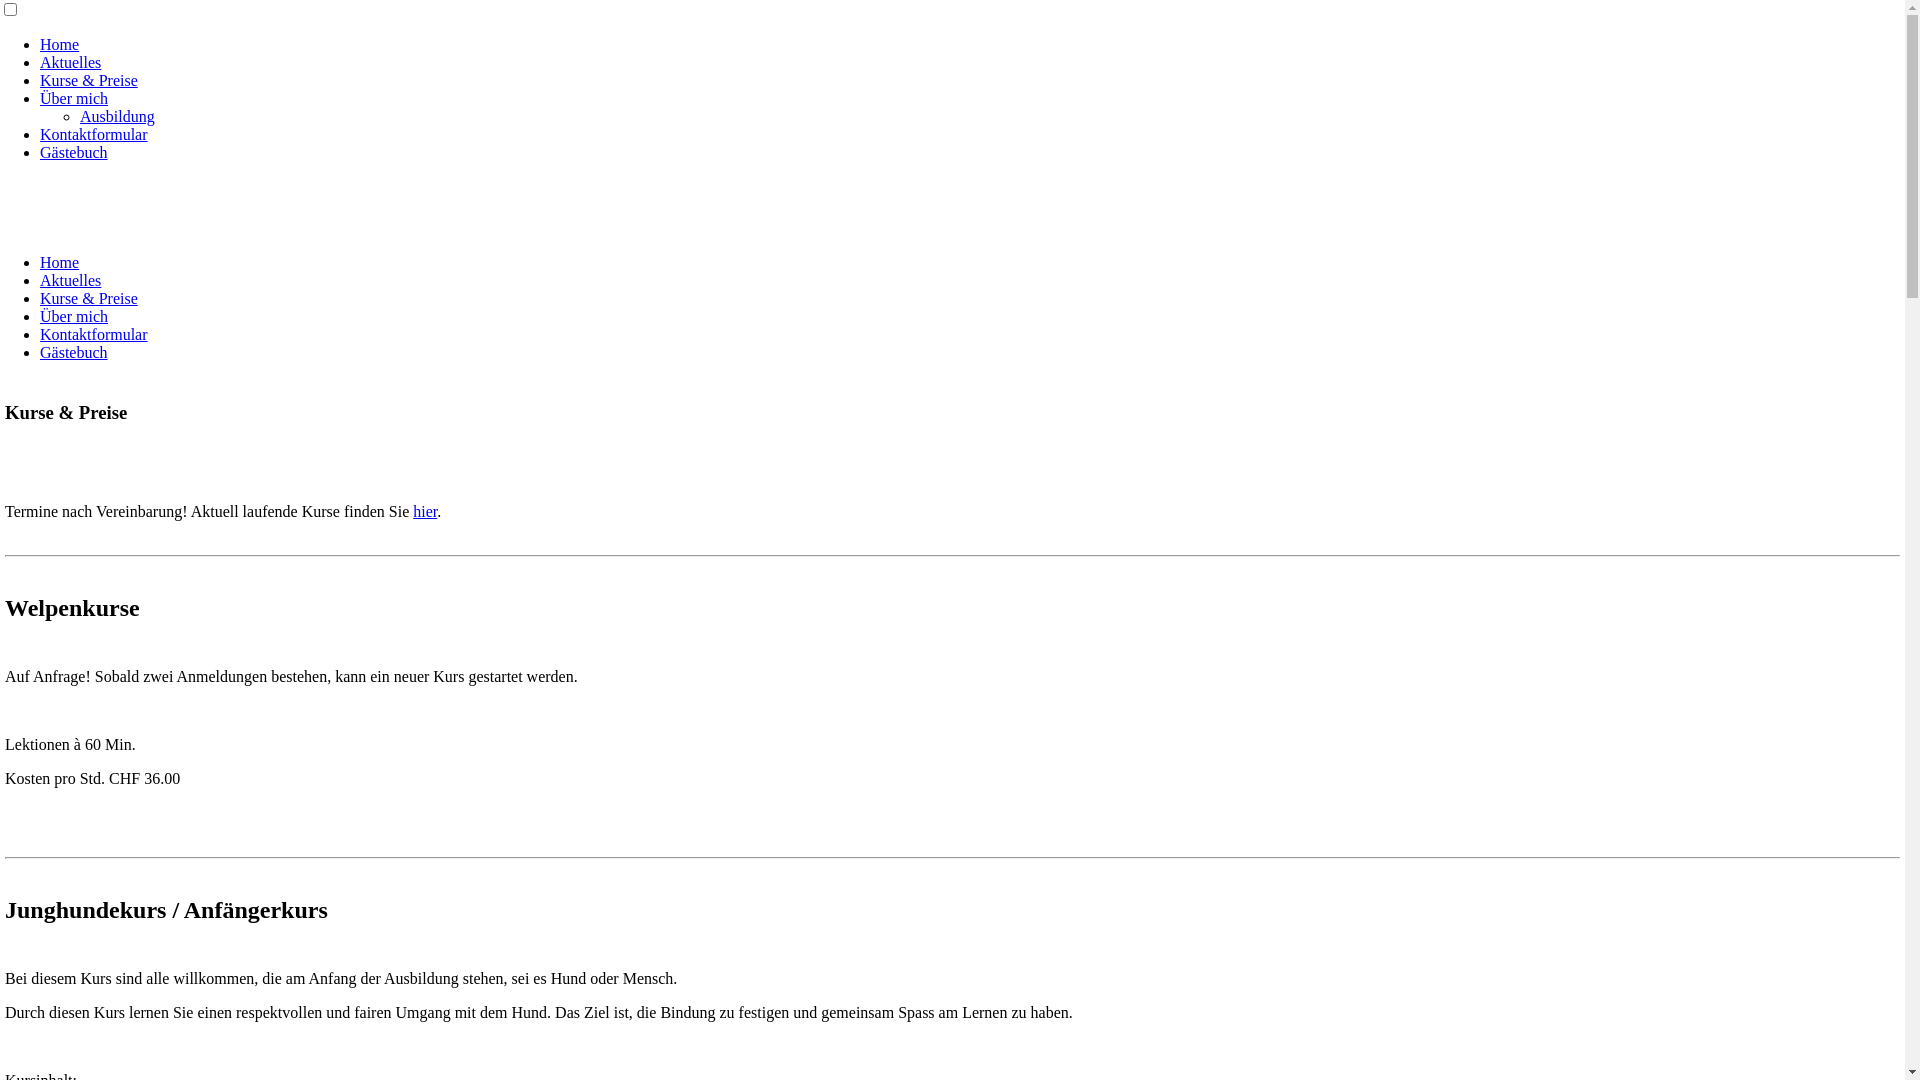  Describe the element at coordinates (93, 333) in the screenshot. I see `'Kontaktformular'` at that location.